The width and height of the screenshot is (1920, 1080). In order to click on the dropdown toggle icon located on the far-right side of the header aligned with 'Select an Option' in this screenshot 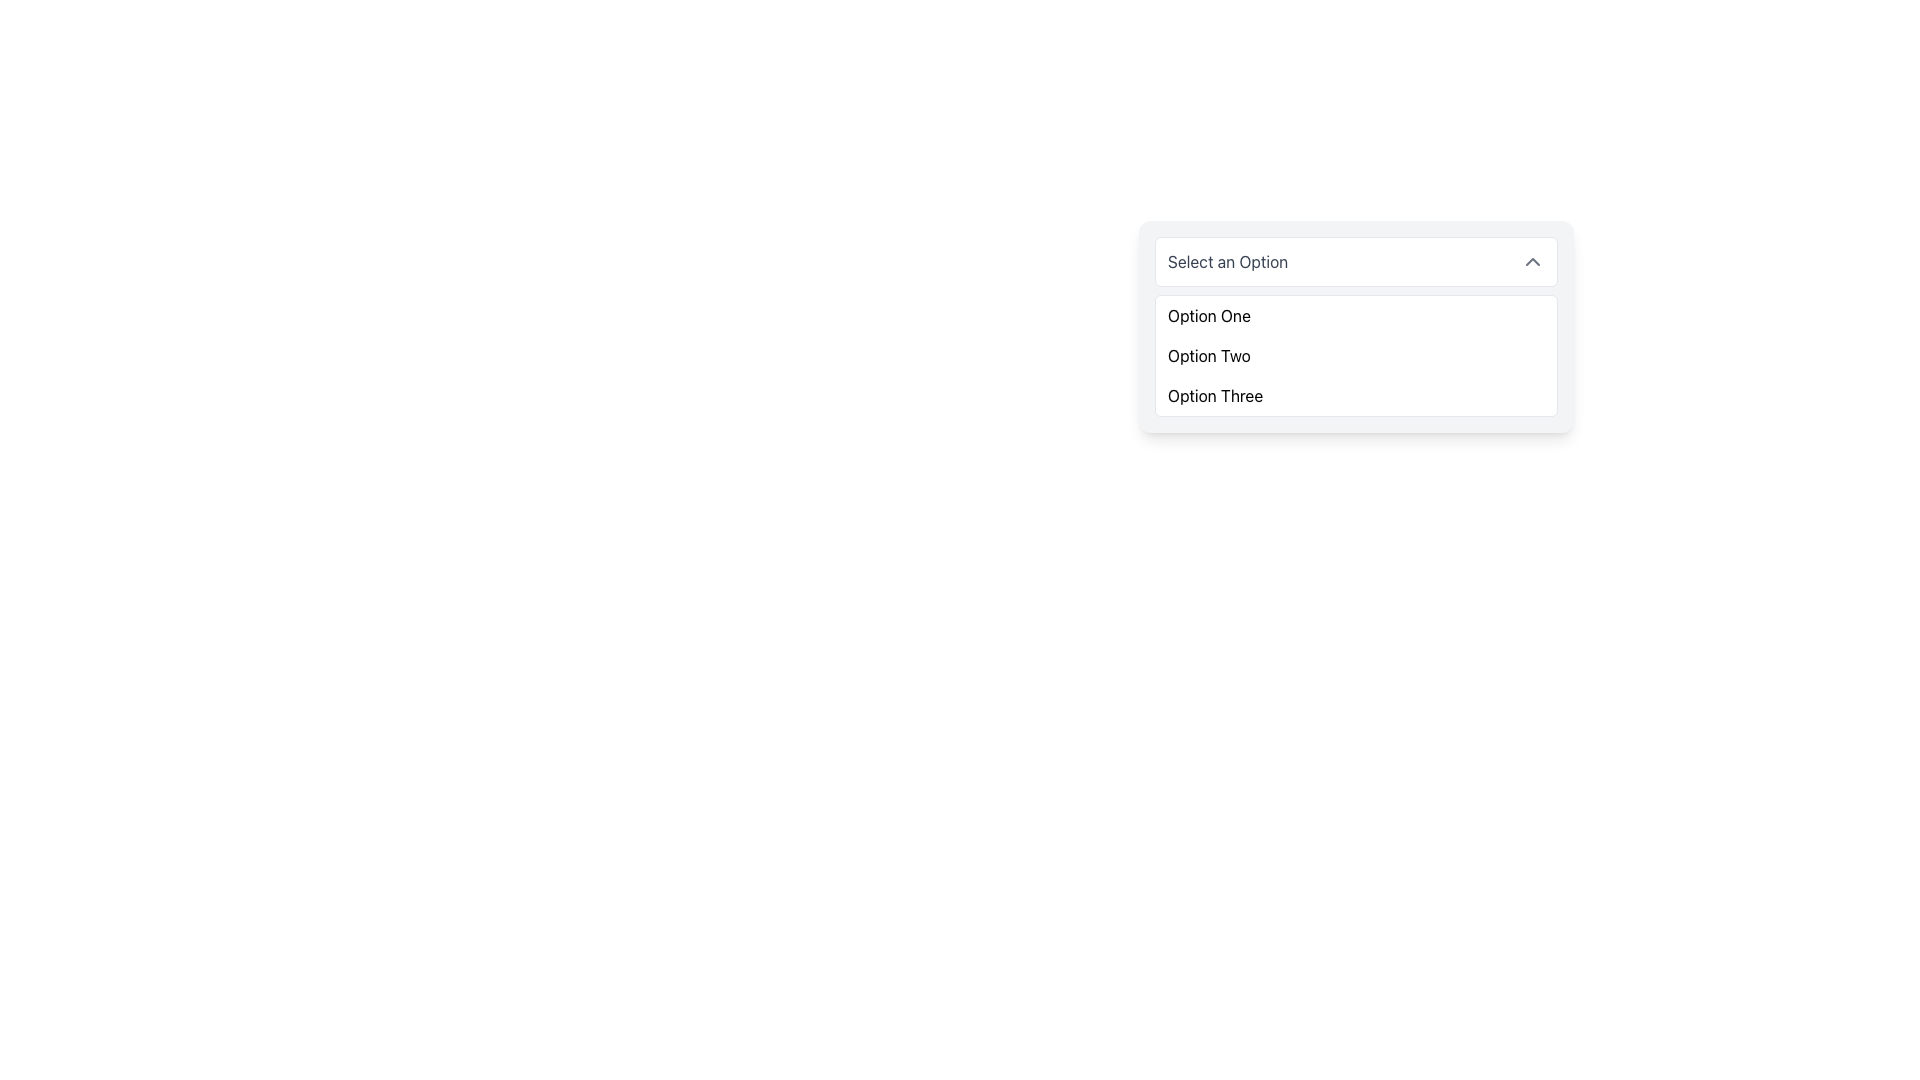, I will do `click(1531, 261)`.